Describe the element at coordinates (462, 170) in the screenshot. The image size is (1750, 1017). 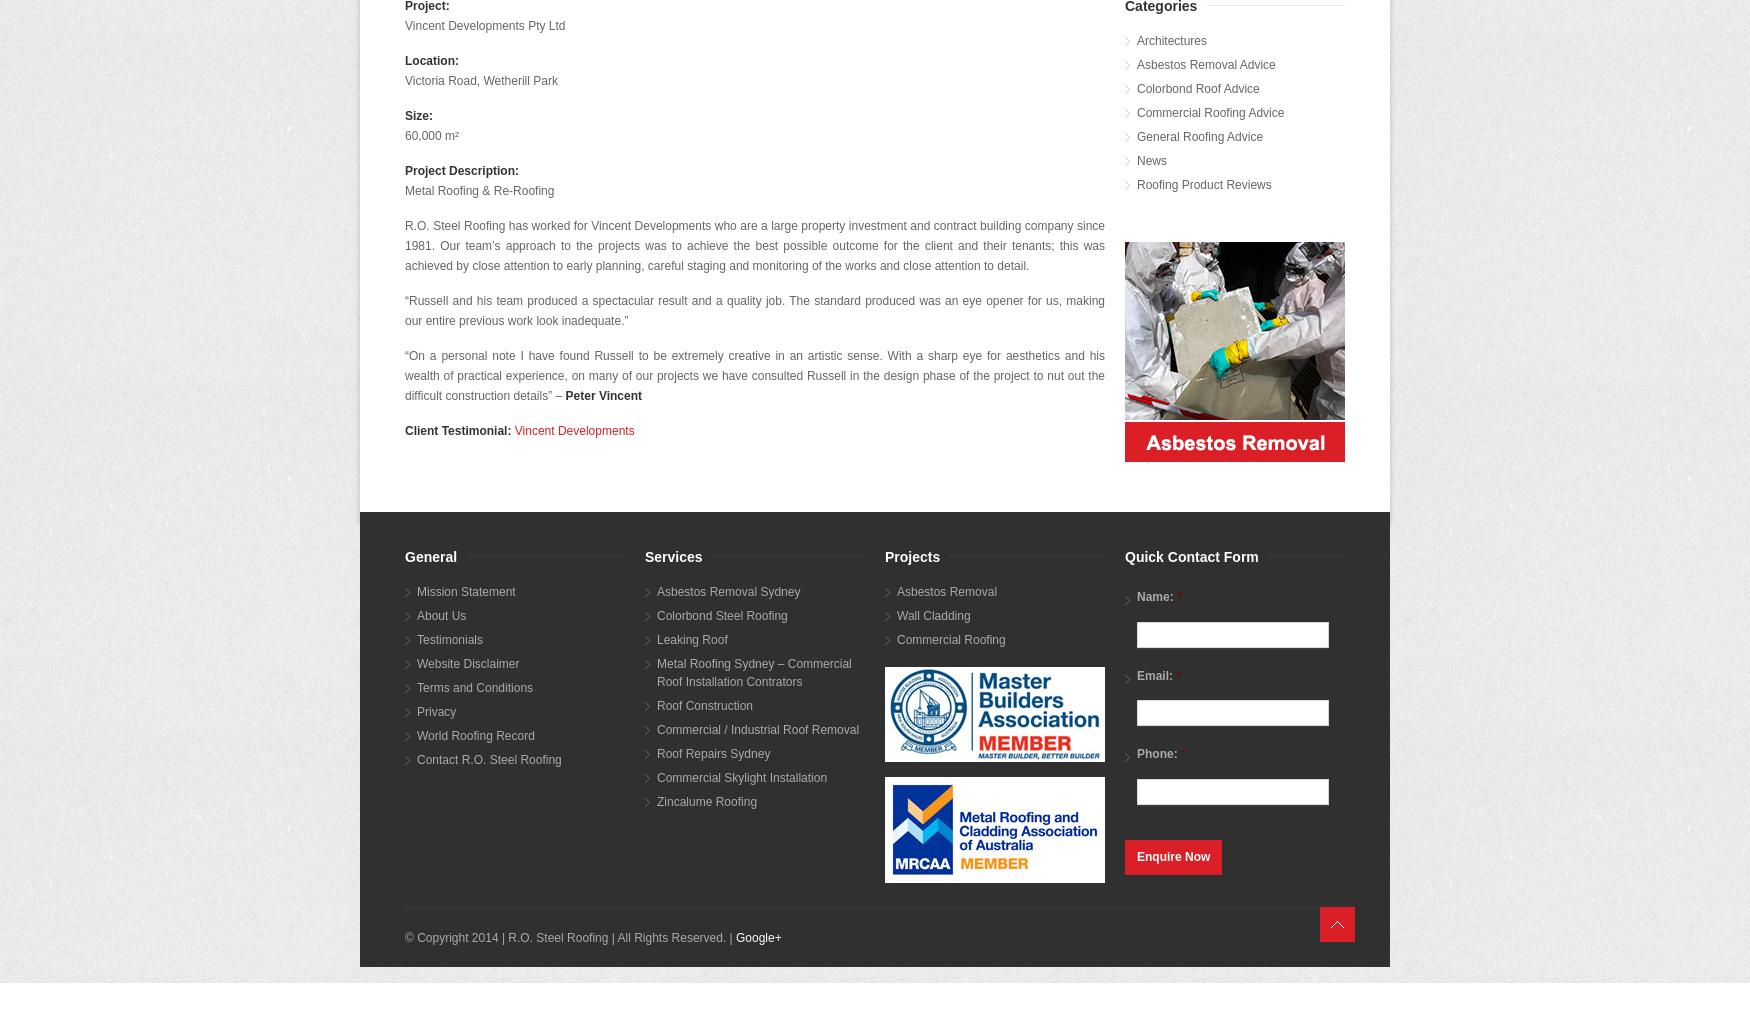
I see `'Project Description:'` at that location.